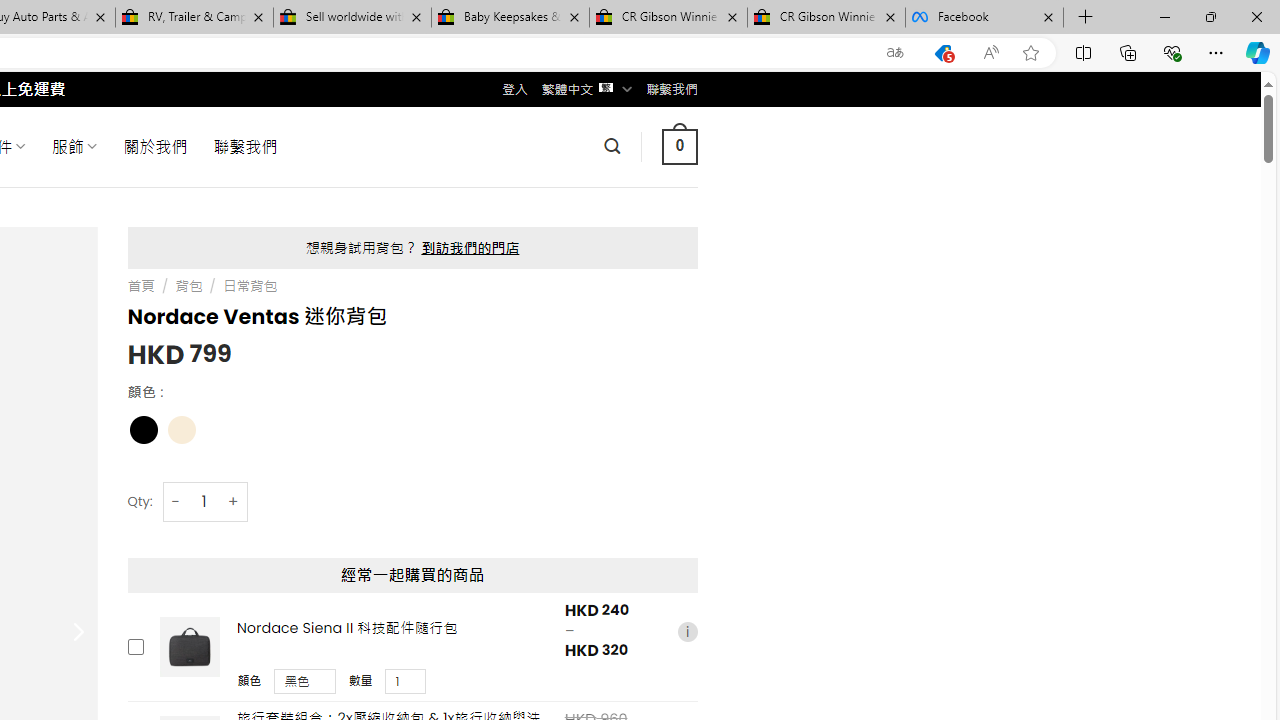 The width and height of the screenshot is (1280, 720). Describe the element at coordinates (134, 647) in the screenshot. I see `'Add this product to cart'` at that location.